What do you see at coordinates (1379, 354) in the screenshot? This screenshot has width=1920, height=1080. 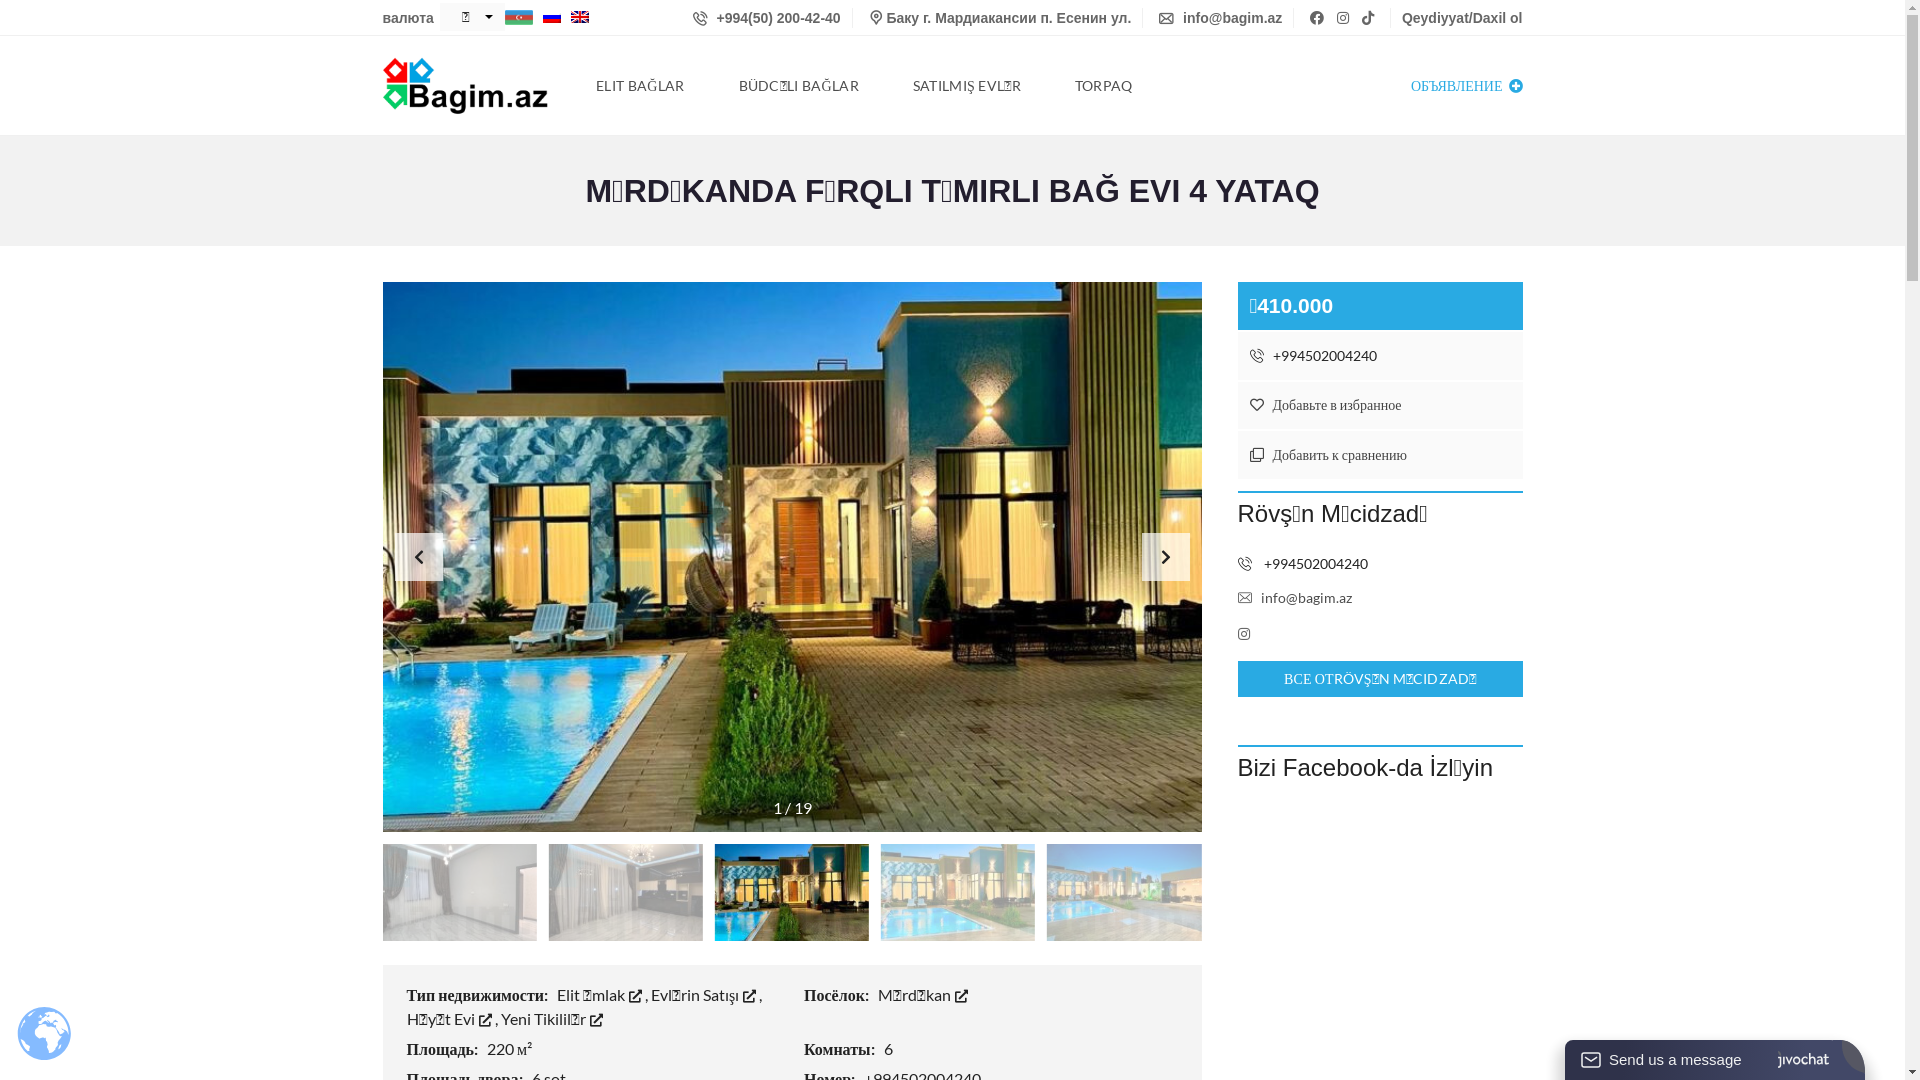 I see `'+994502004240'` at bounding box center [1379, 354].